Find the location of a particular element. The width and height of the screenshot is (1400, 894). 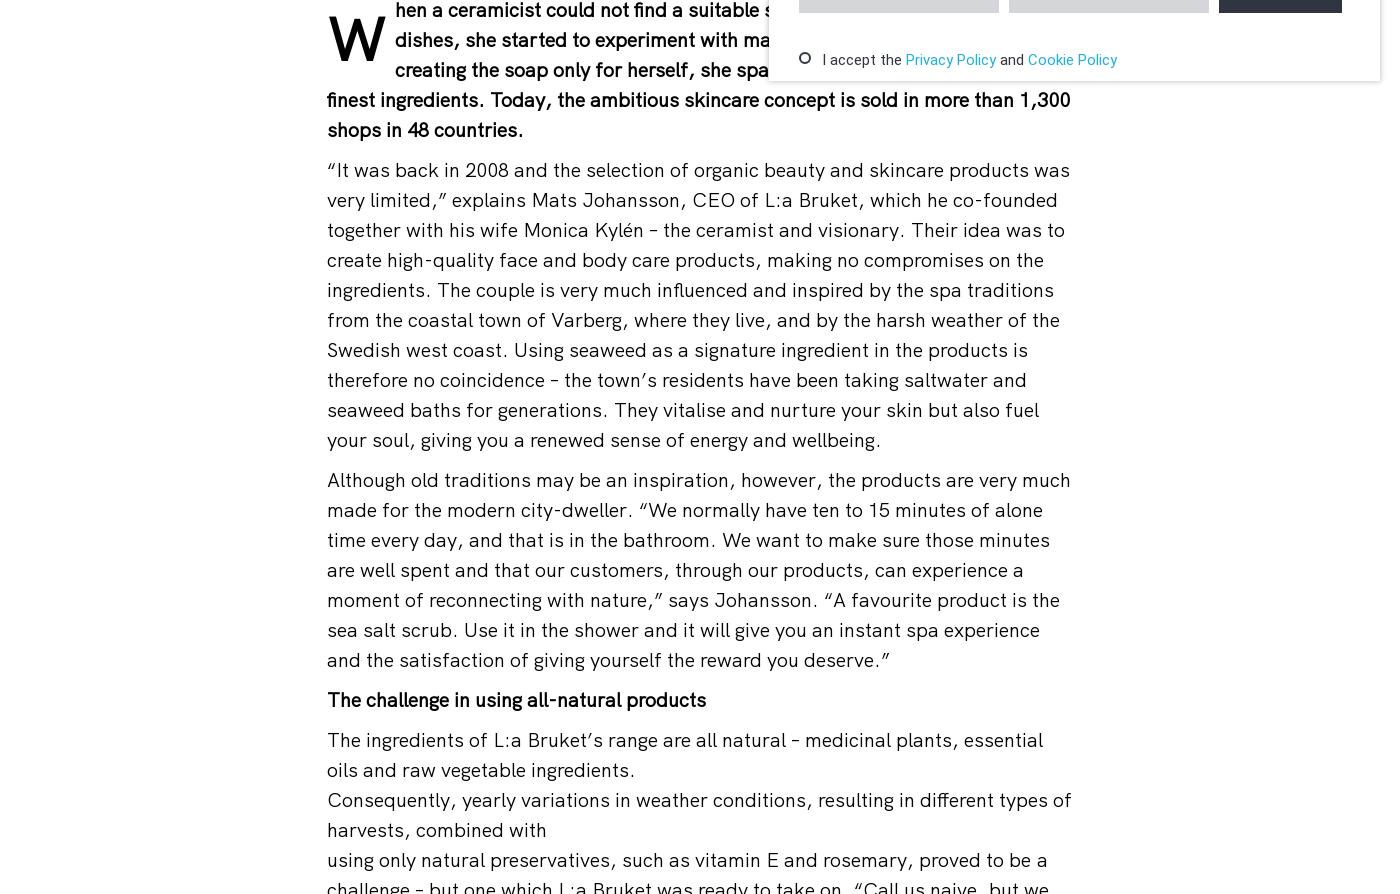

'Although old traditions may be an inspiration, however, the products are very much made for the modern city-dweller. “We normally have ten to 15 minutes of alone time every day, and that is in the bathroom. We want to make sure those minutes are well spent and that our customers, through our products, can experience a moment of reconnecting with nature,” says Johansson. “A favourite product is the sea salt scrub. Use it in the shower and it will give you an instant spa experience and the satisfaction of giving yourself the reward you deserve.”' is located at coordinates (698, 569).